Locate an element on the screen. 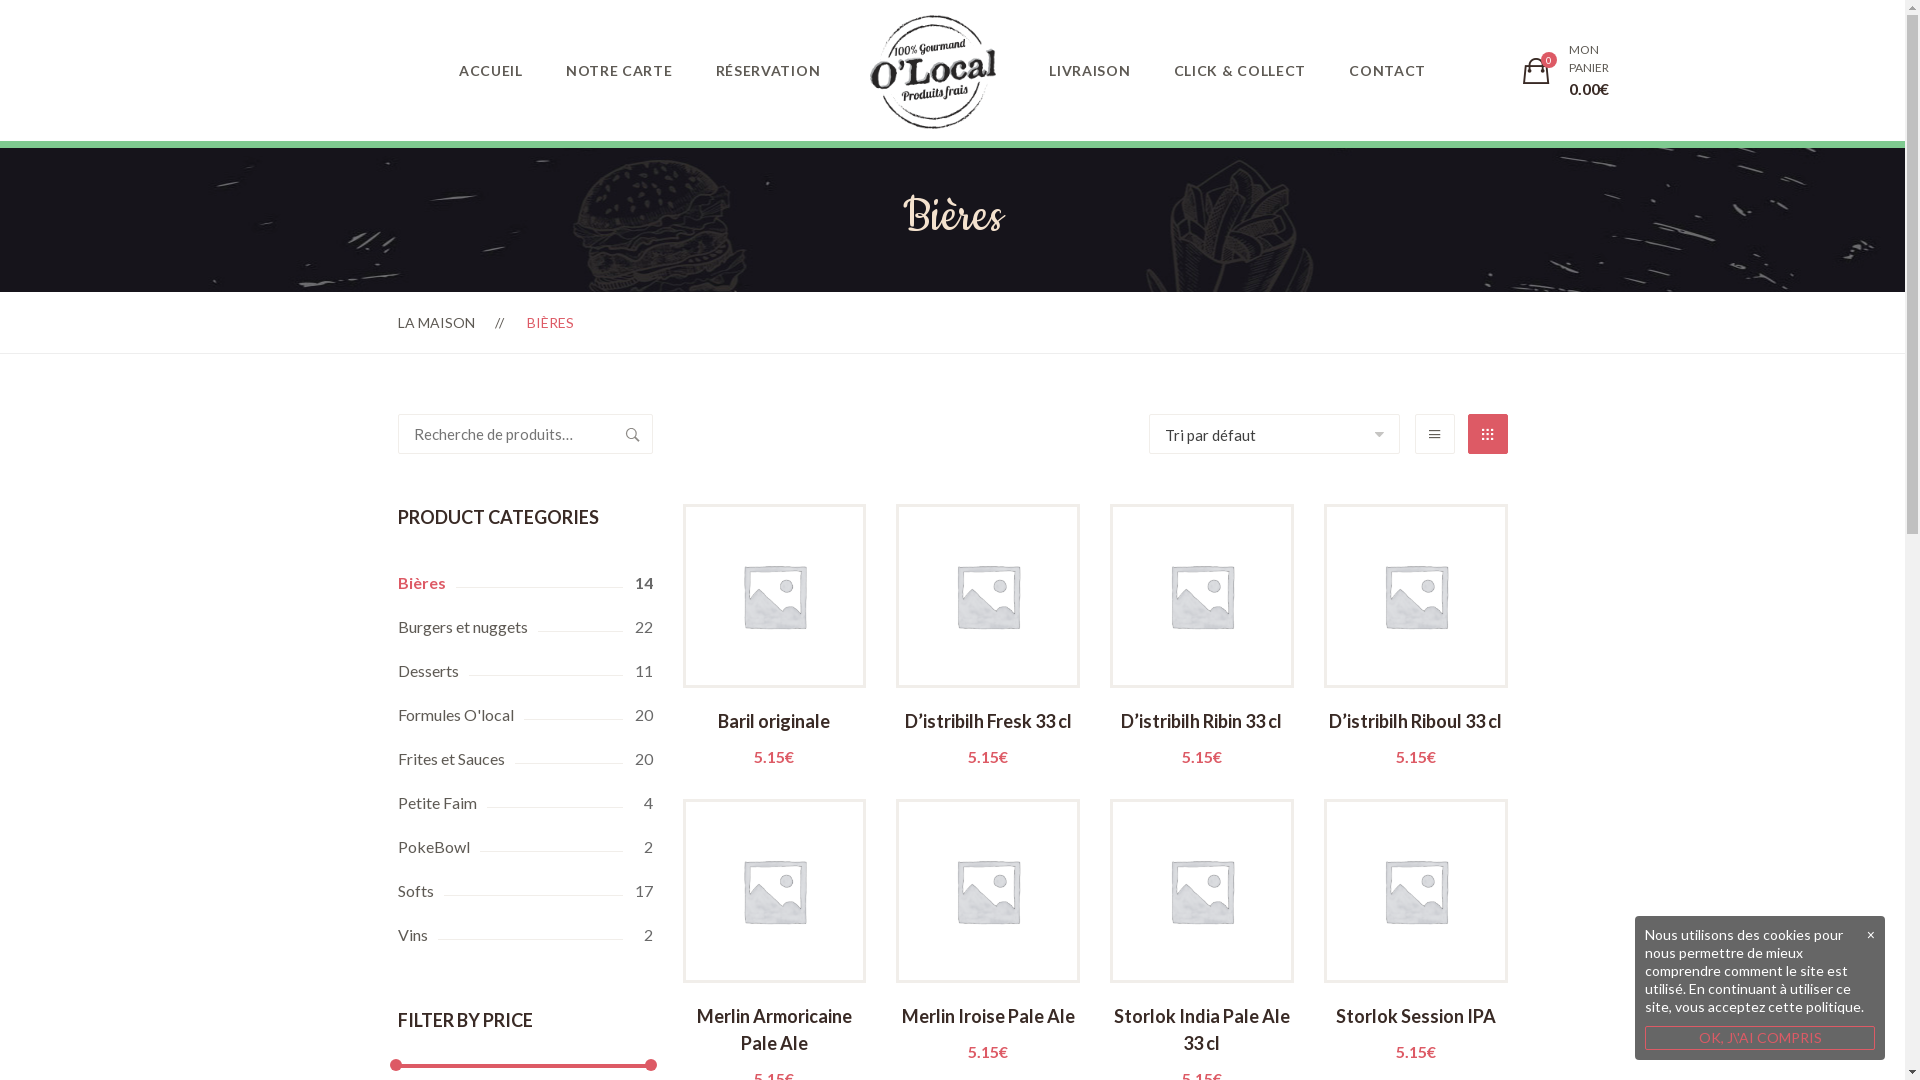 This screenshot has width=1920, height=1080. 'LA MAISON' is located at coordinates (435, 321).